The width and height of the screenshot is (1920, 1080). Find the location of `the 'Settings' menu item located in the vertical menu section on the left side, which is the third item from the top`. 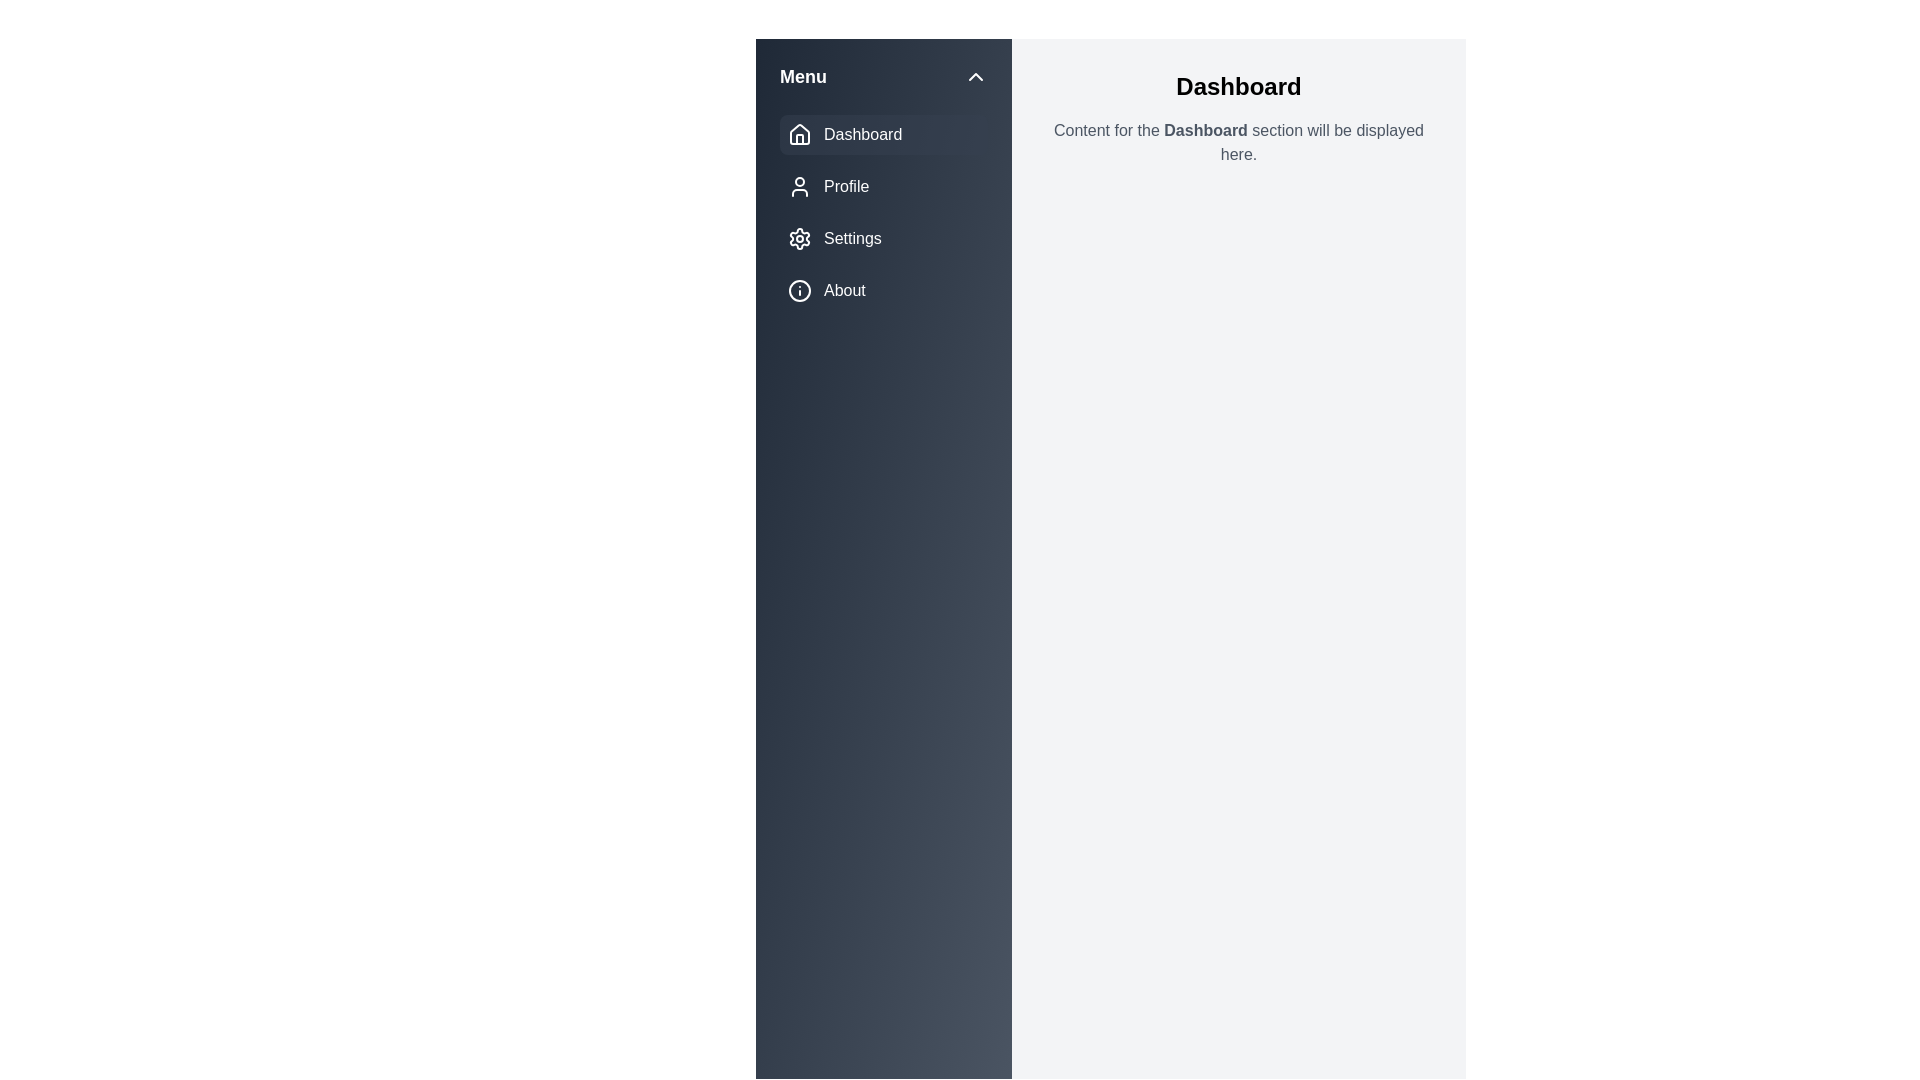

the 'Settings' menu item located in the vertical menu section on the left side, which is the third item from the top is located at coordinates (882, 238).